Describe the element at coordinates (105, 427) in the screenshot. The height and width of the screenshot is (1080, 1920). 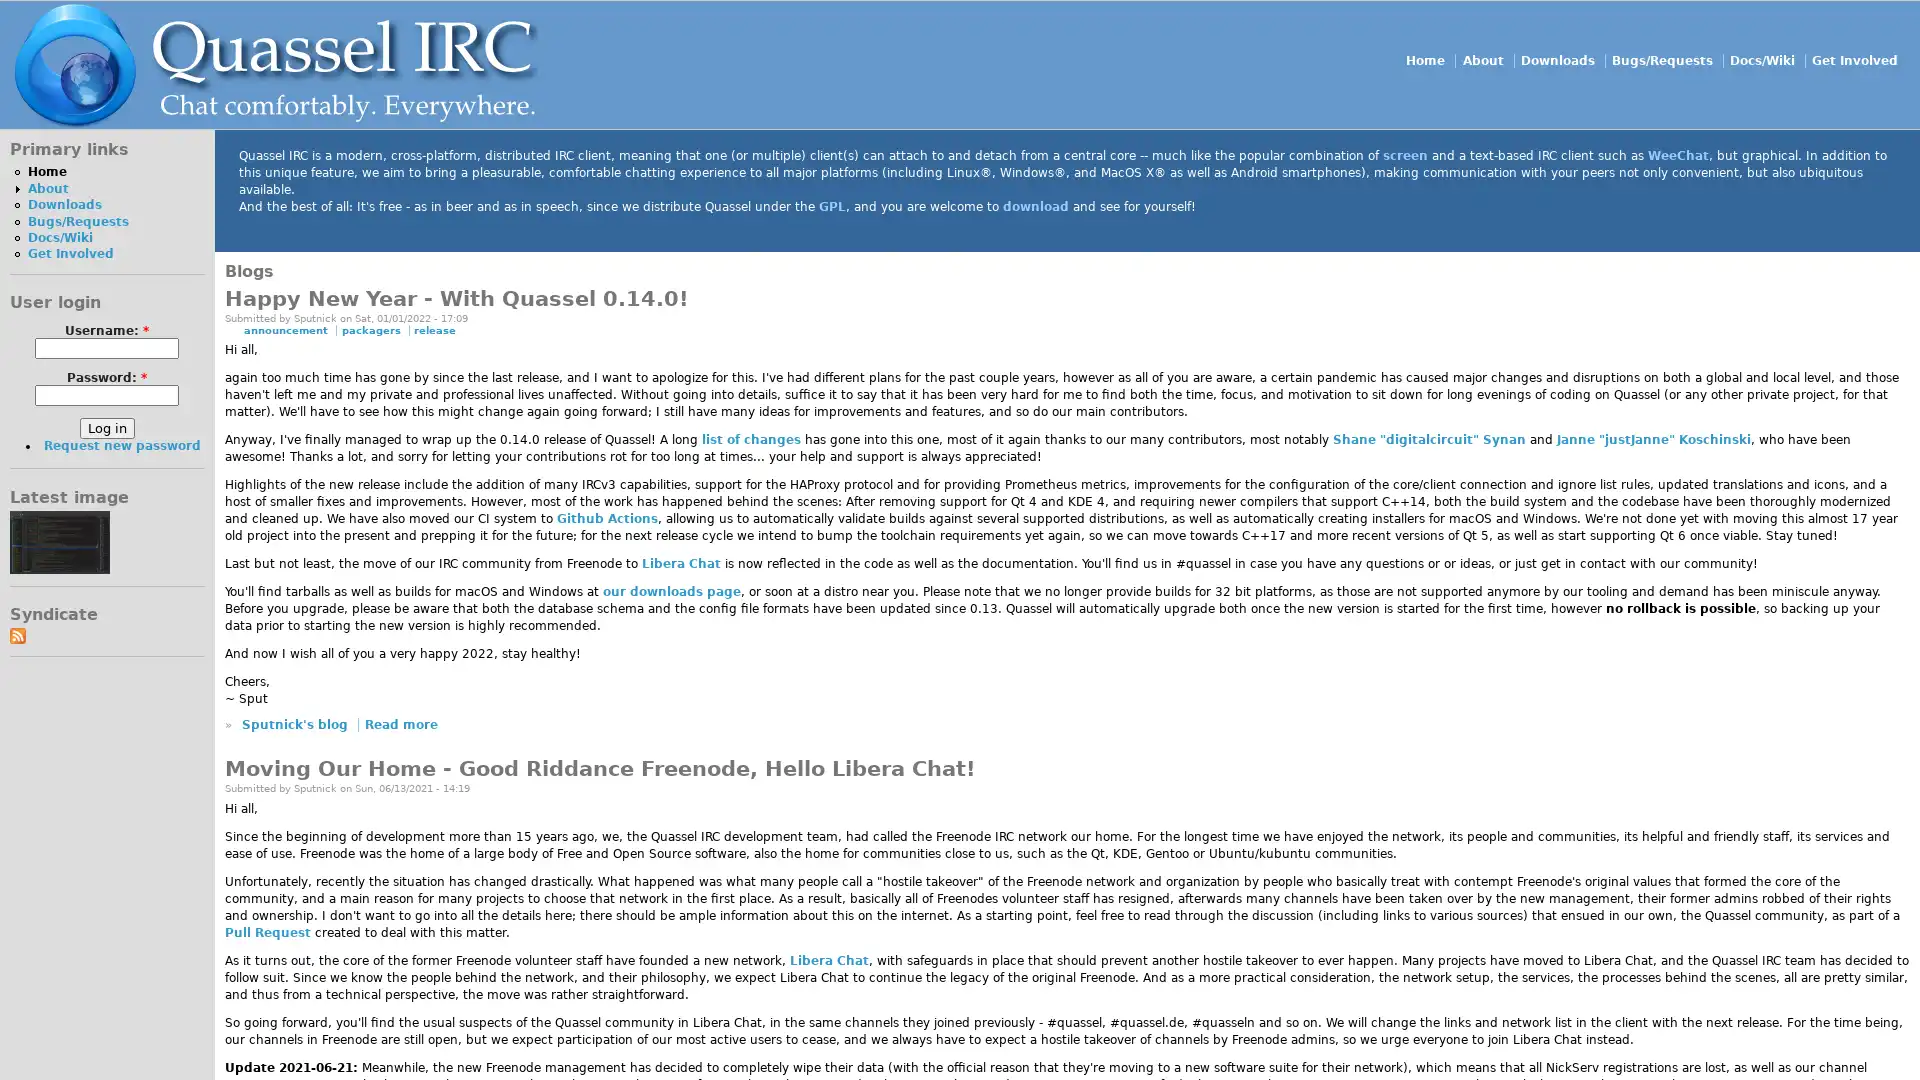
I see `Log in` at that location.